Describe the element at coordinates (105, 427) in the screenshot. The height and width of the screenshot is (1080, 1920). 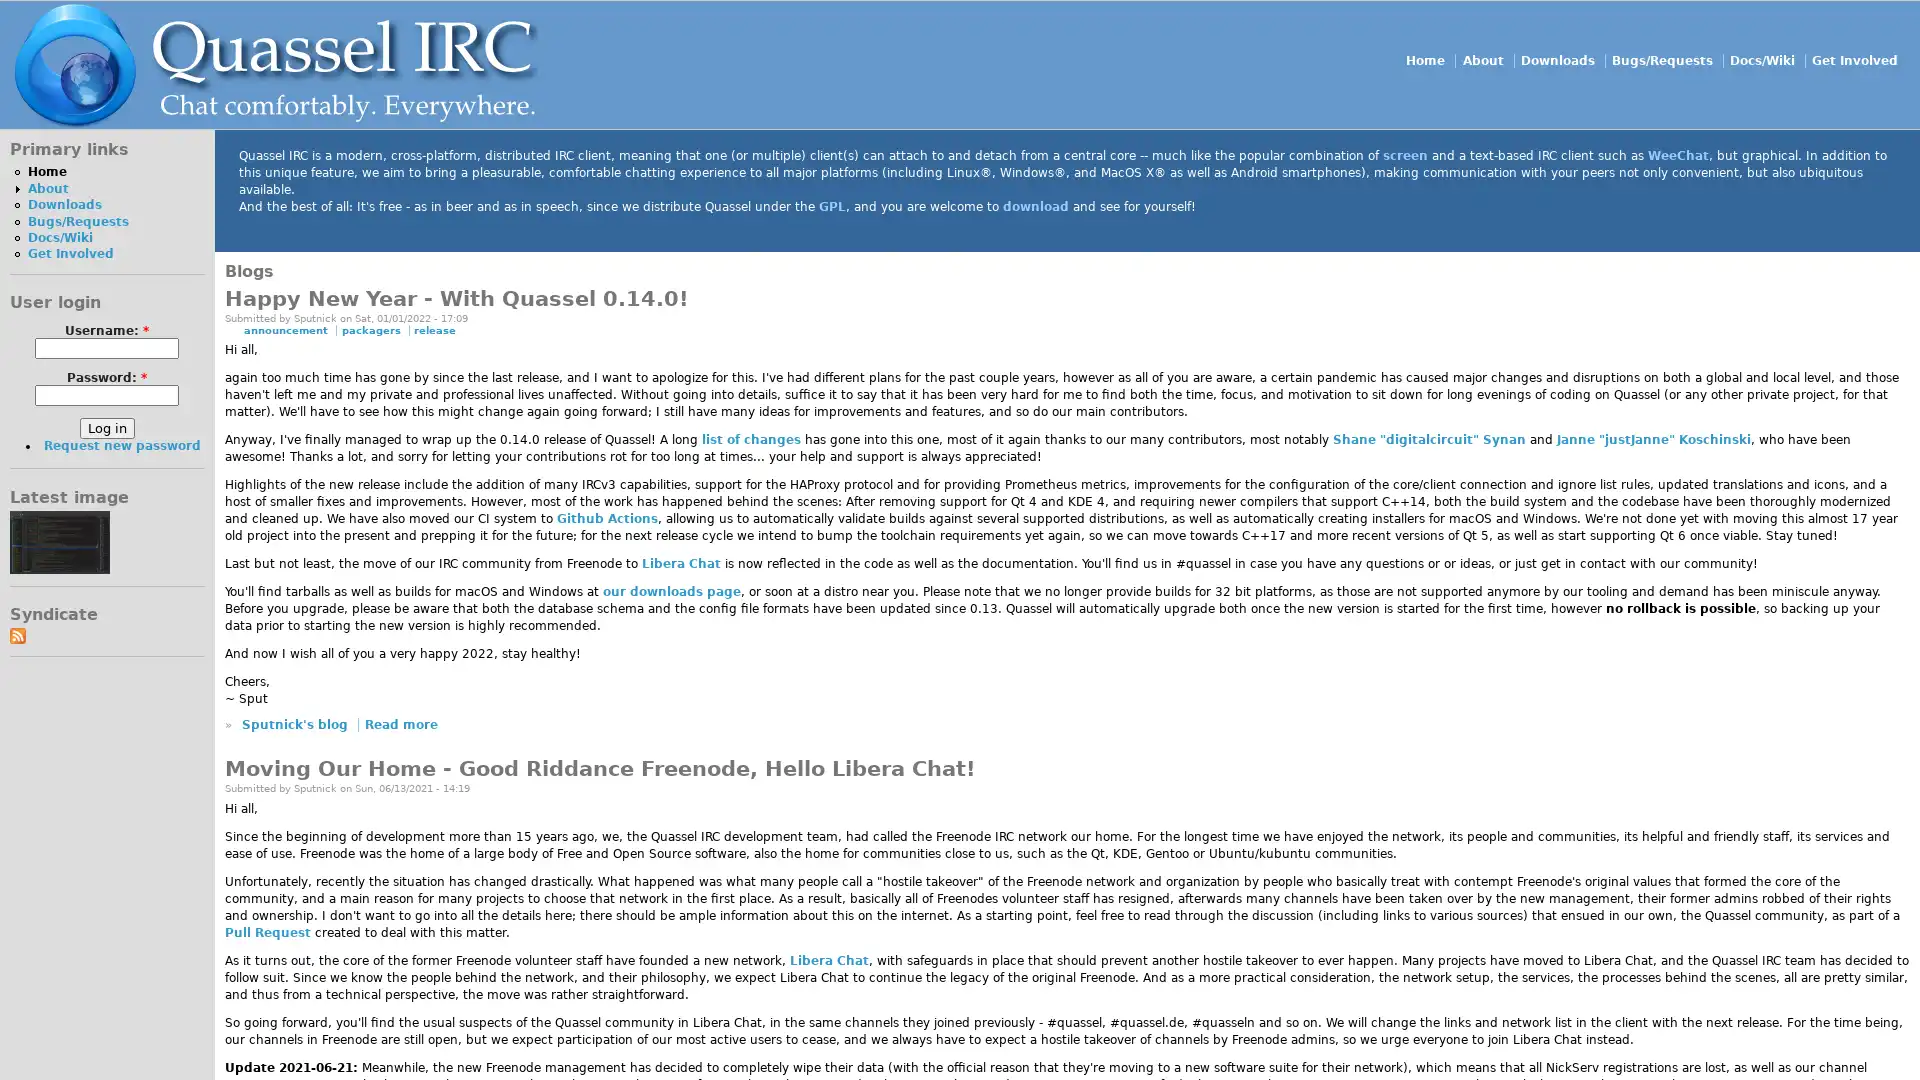
I see `Log in` at that location.